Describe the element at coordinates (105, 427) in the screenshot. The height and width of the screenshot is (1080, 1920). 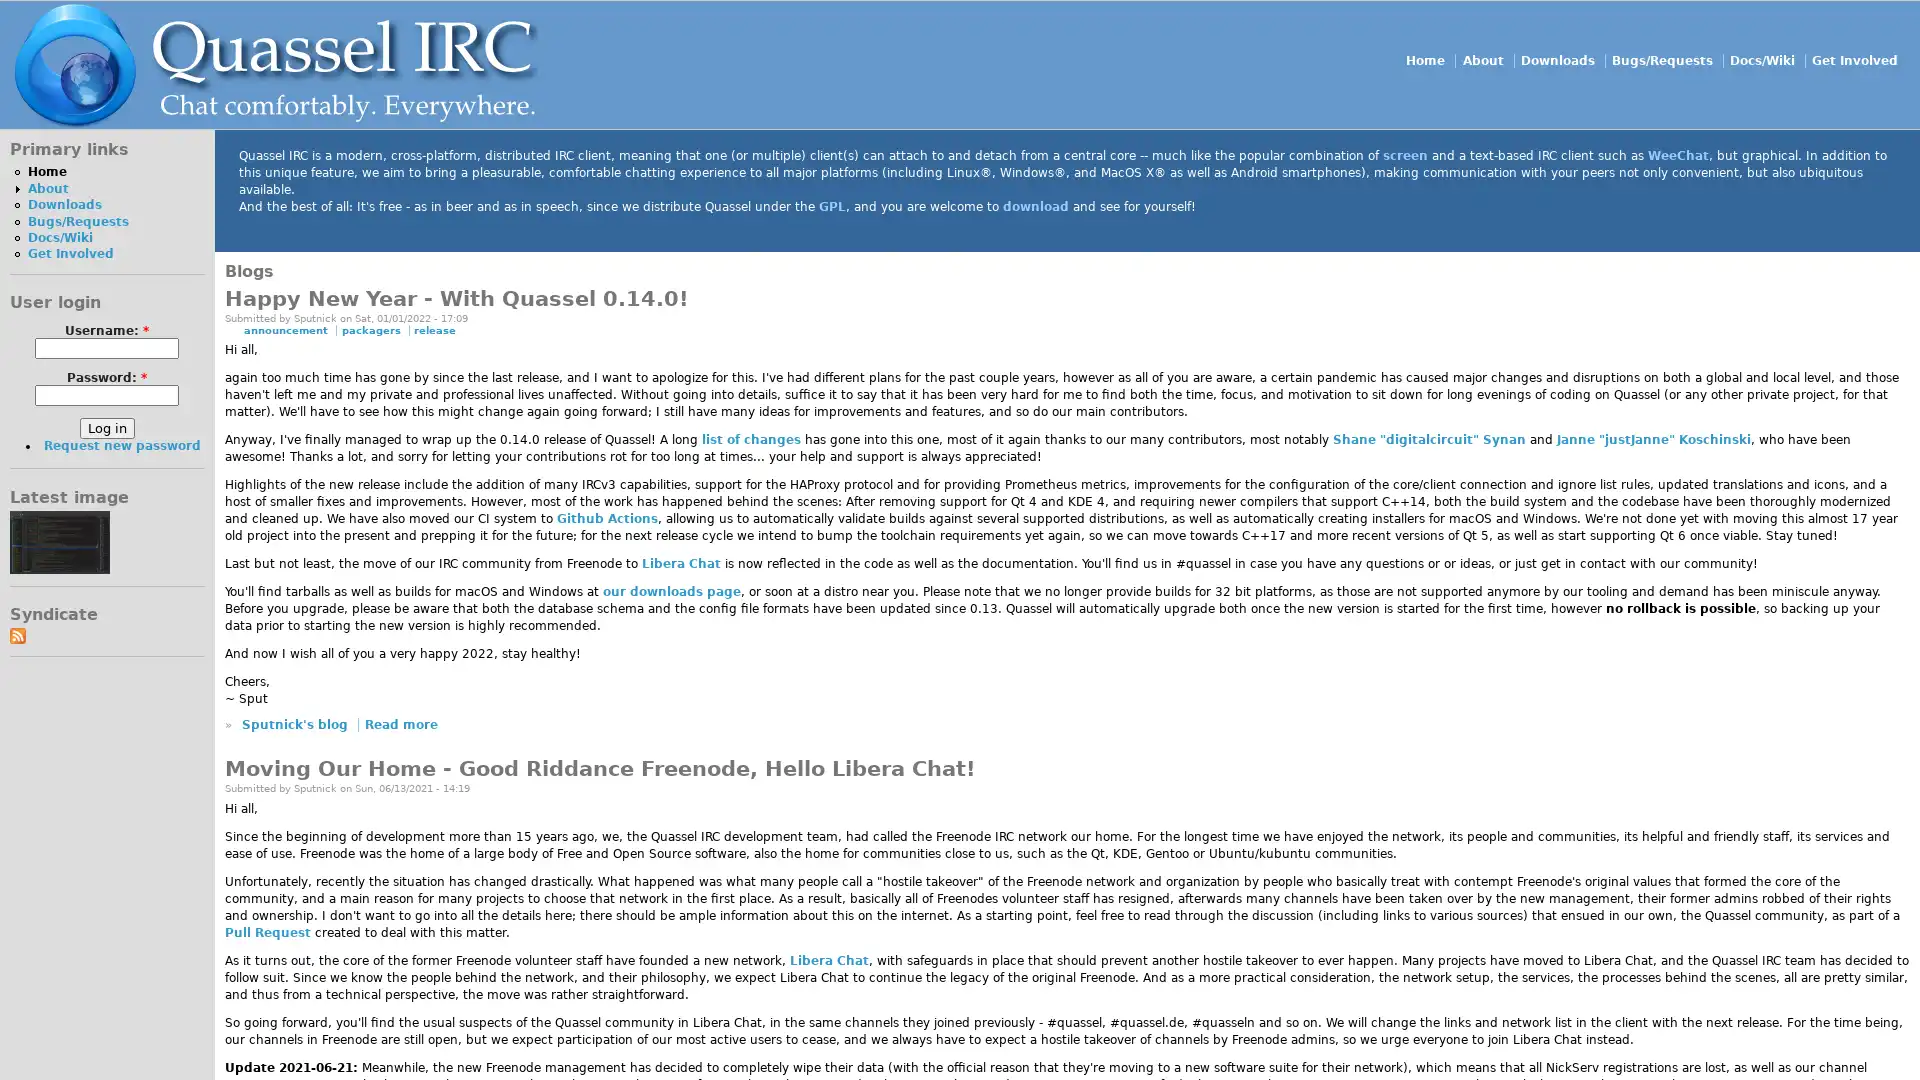
I see `Log in` at that location.